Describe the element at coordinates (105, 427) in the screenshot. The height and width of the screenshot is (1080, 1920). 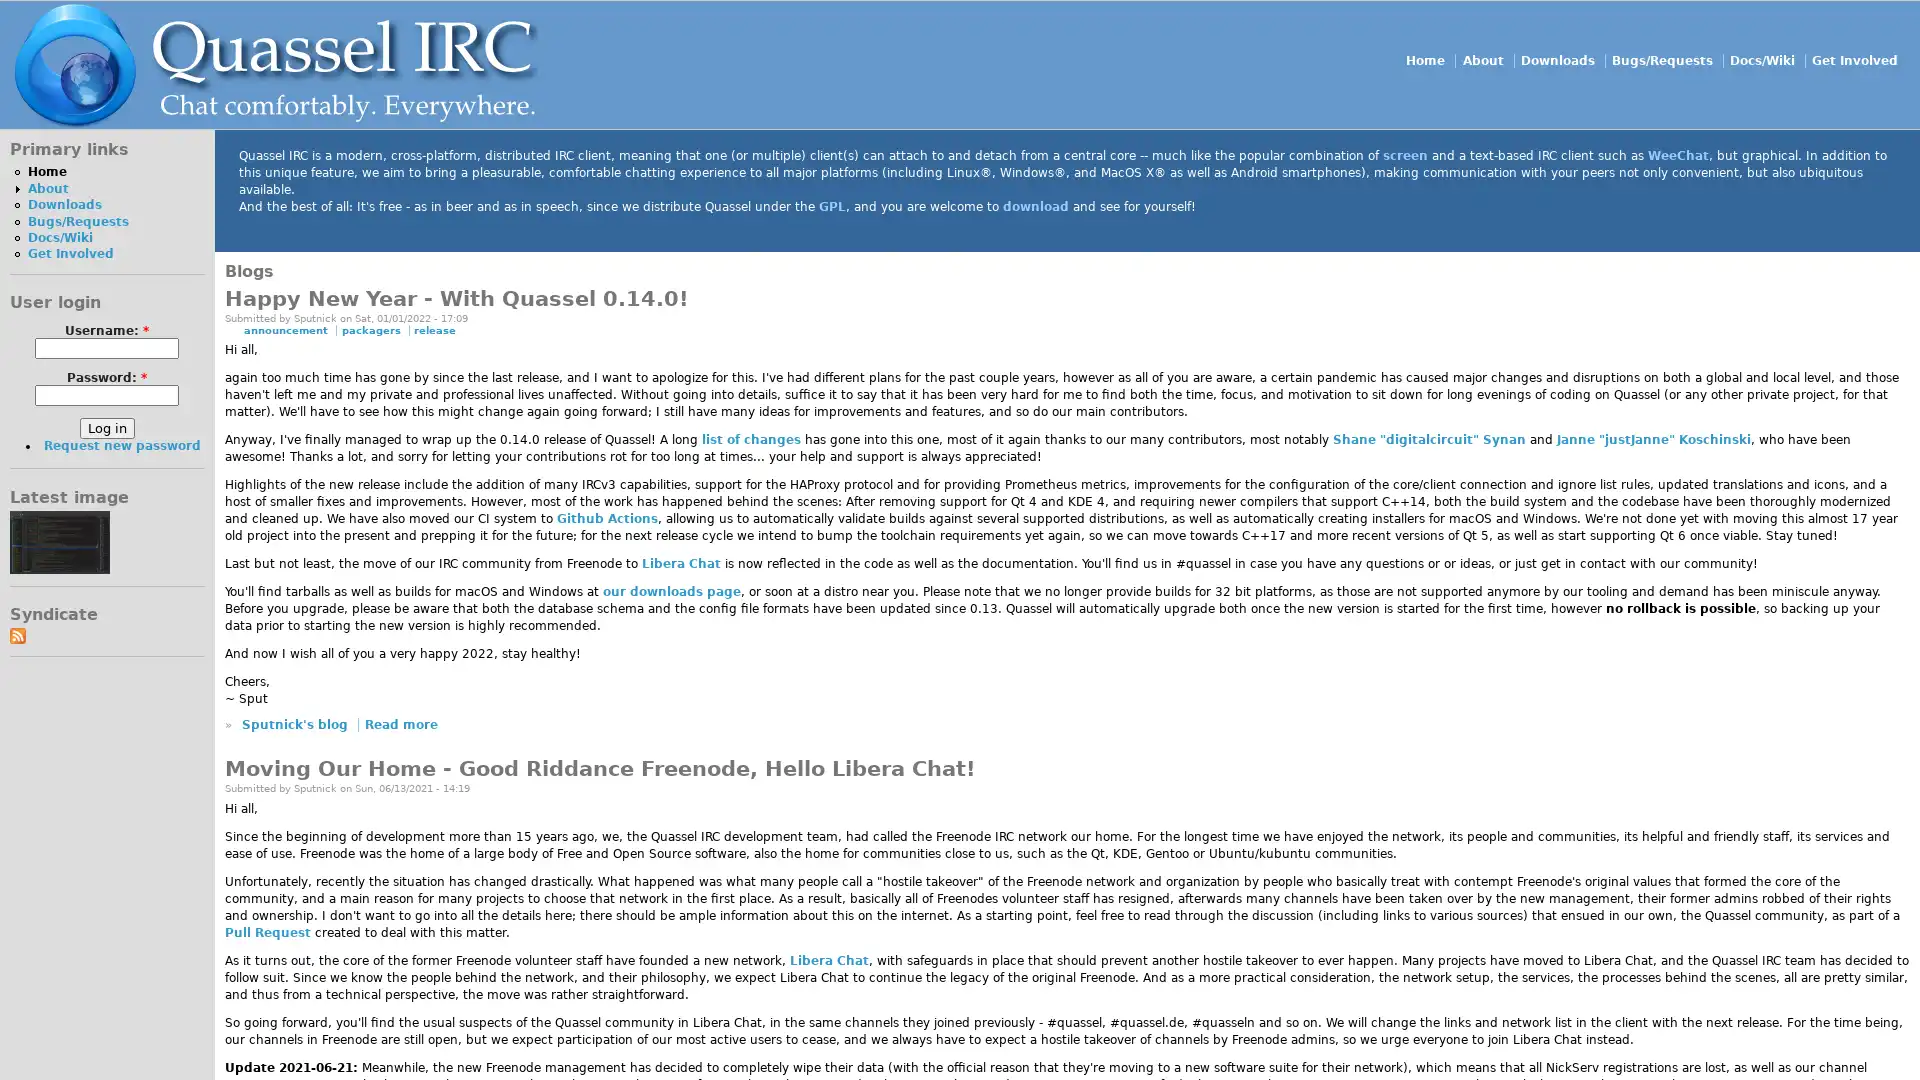
I see `Log in` at that location.